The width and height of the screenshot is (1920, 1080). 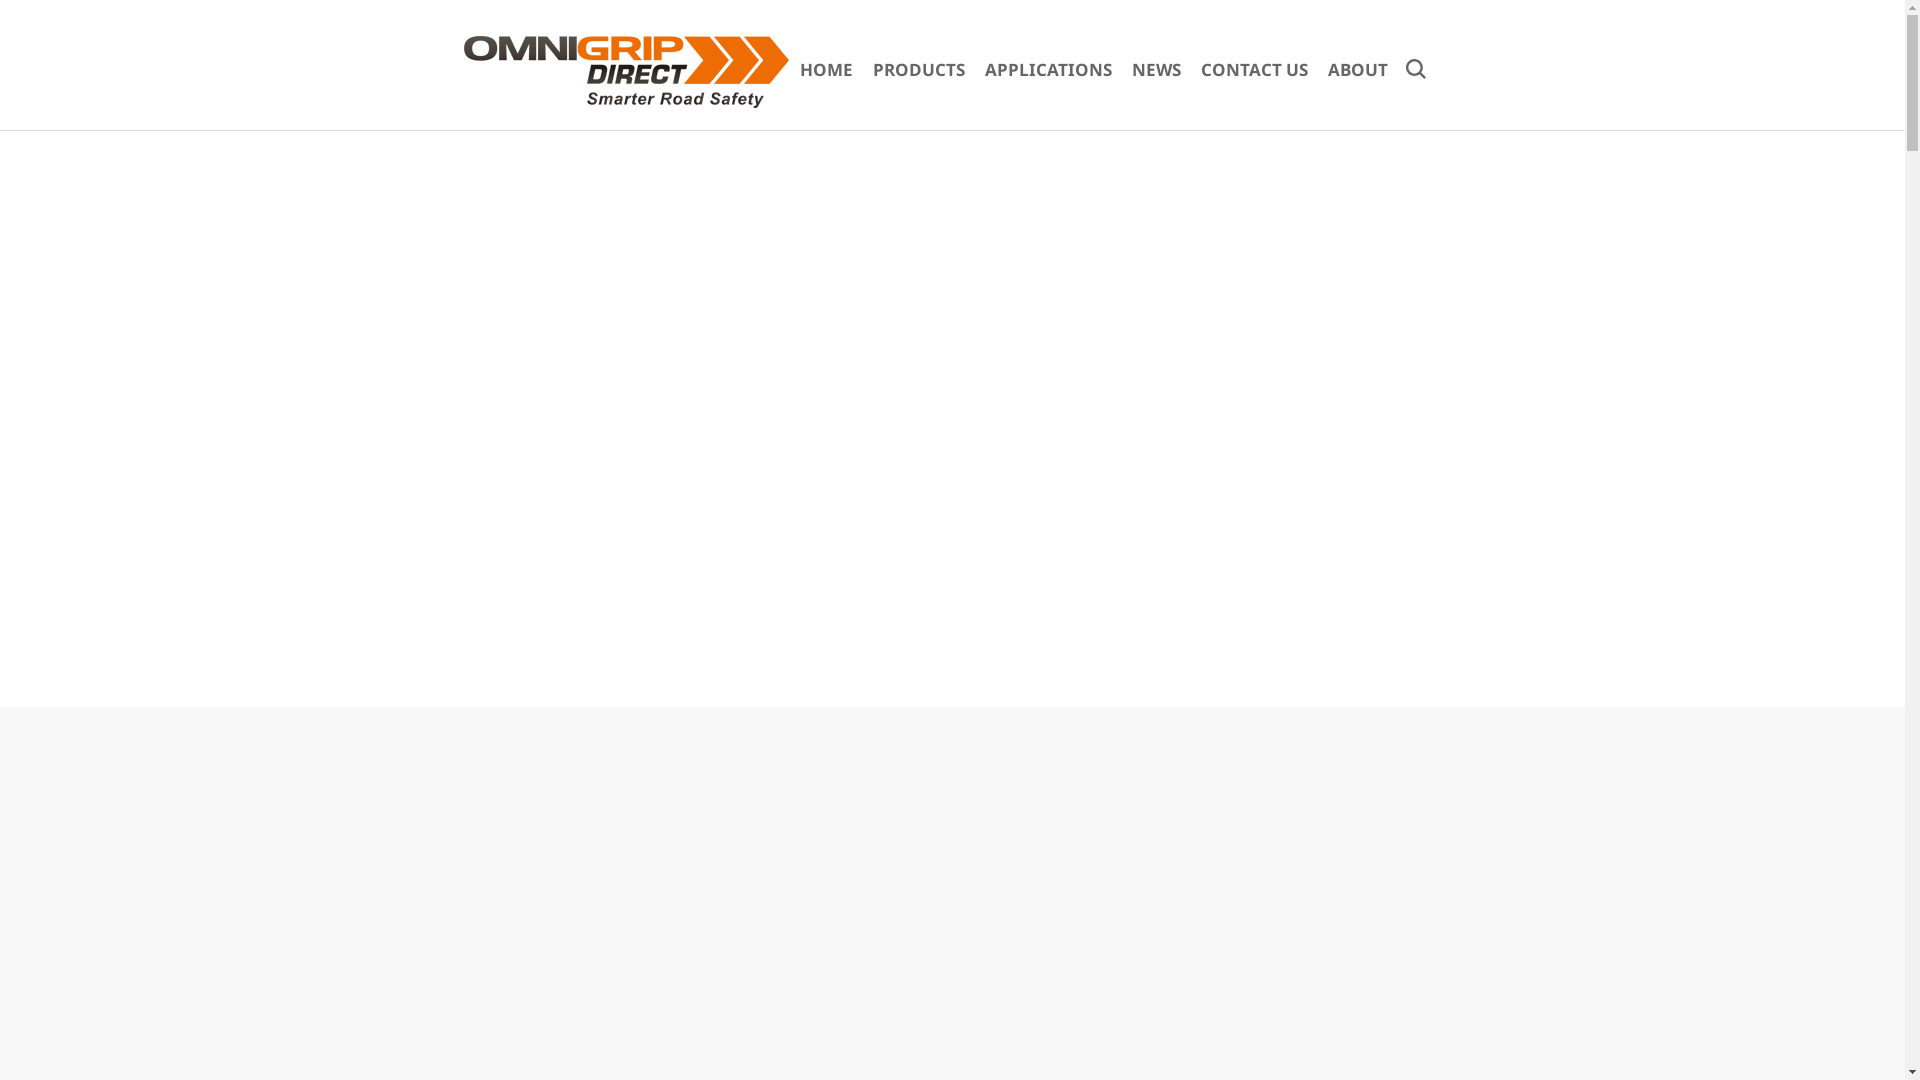 I want to click on 'NEWS', so click(x=1156, y=68).